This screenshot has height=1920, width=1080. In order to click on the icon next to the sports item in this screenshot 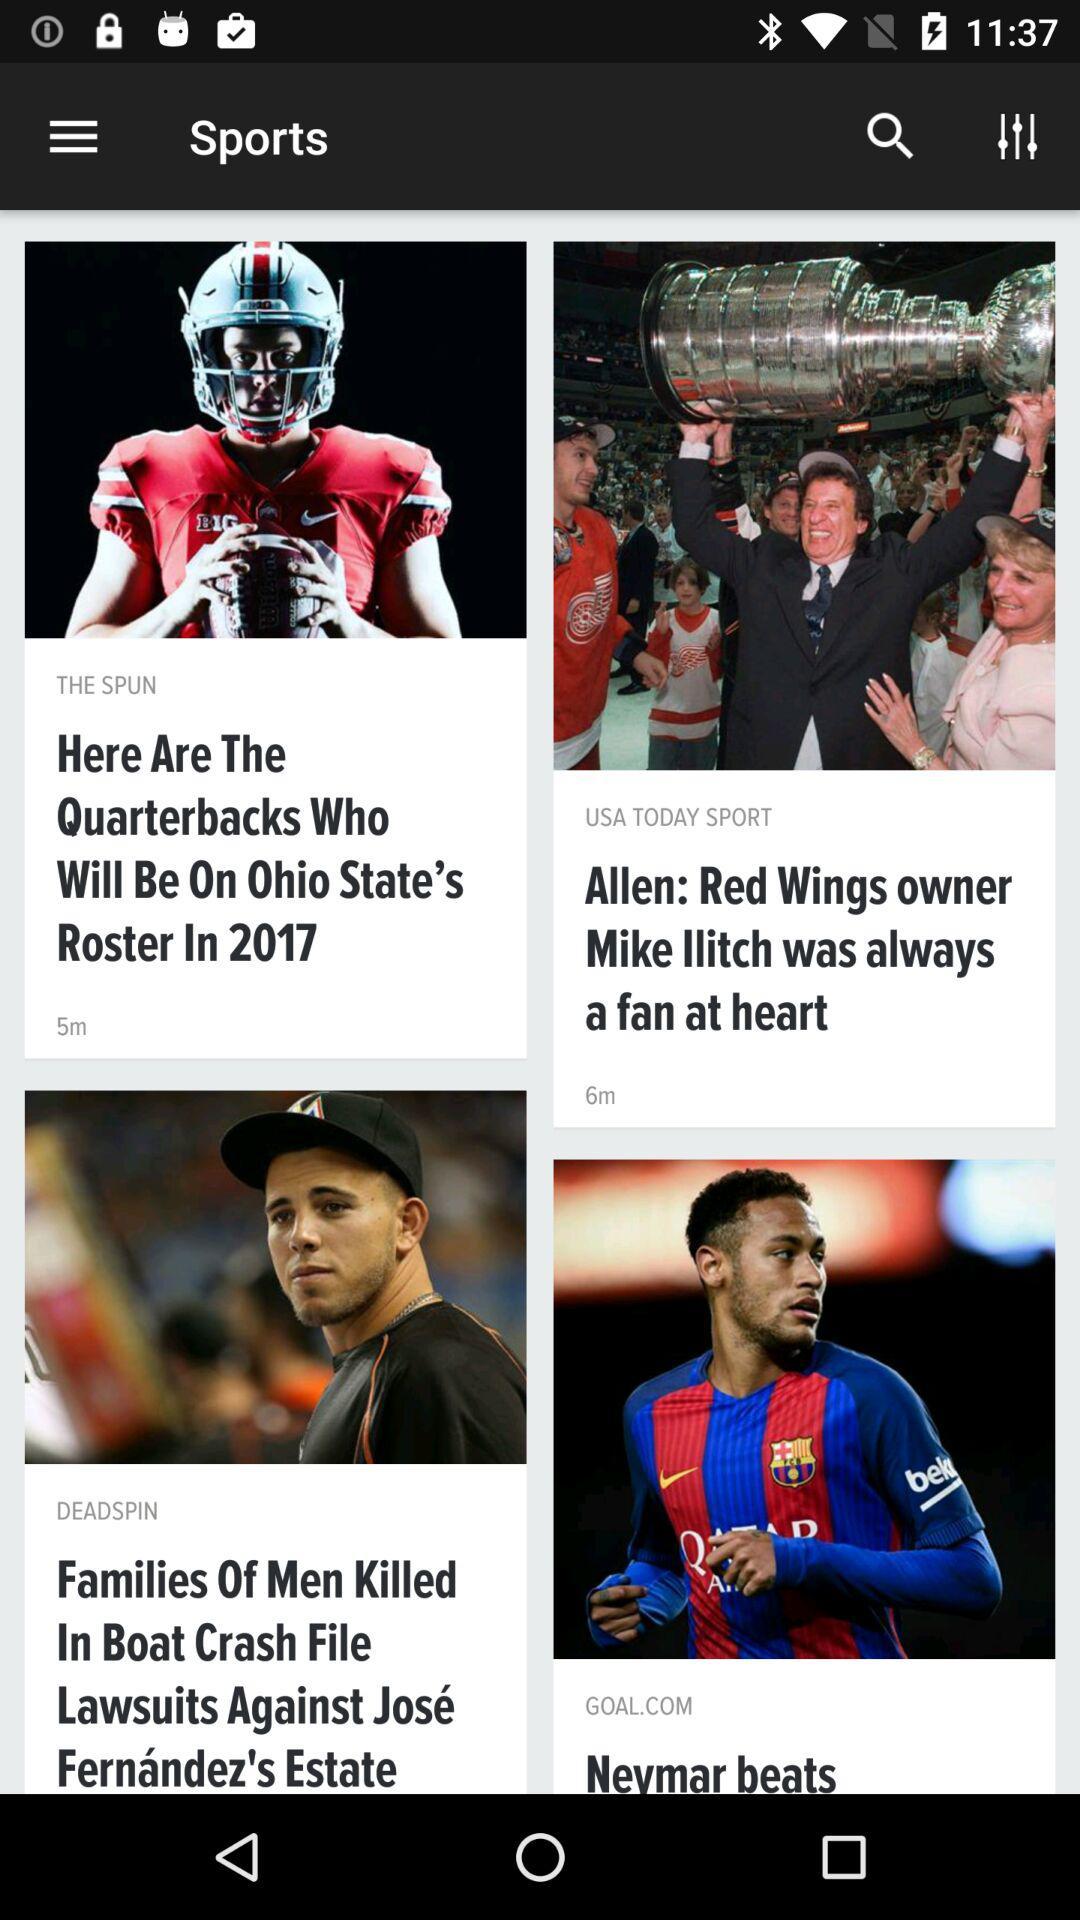, I will do `click(72, 135)`.